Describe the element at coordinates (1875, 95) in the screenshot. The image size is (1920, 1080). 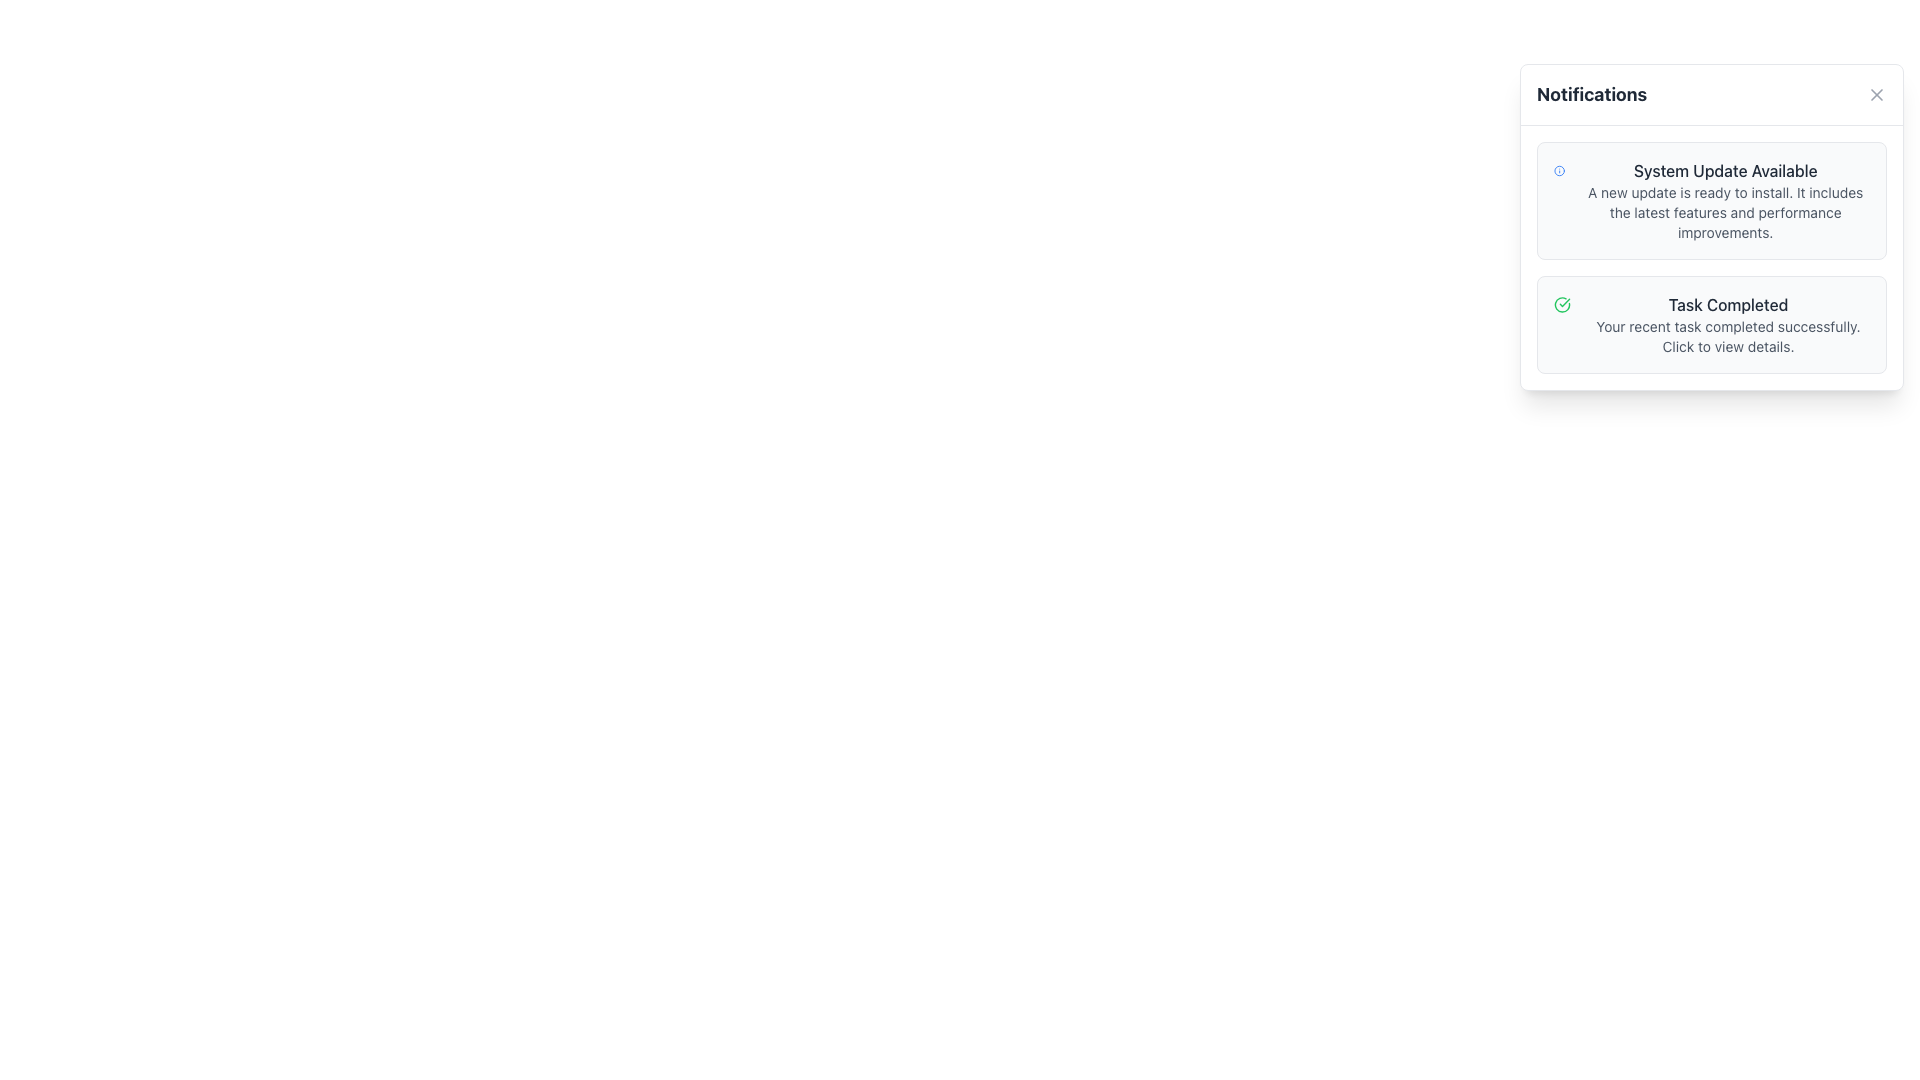
I see `the 'X' close icon located in the top-right corner of the notification panel` at that location.